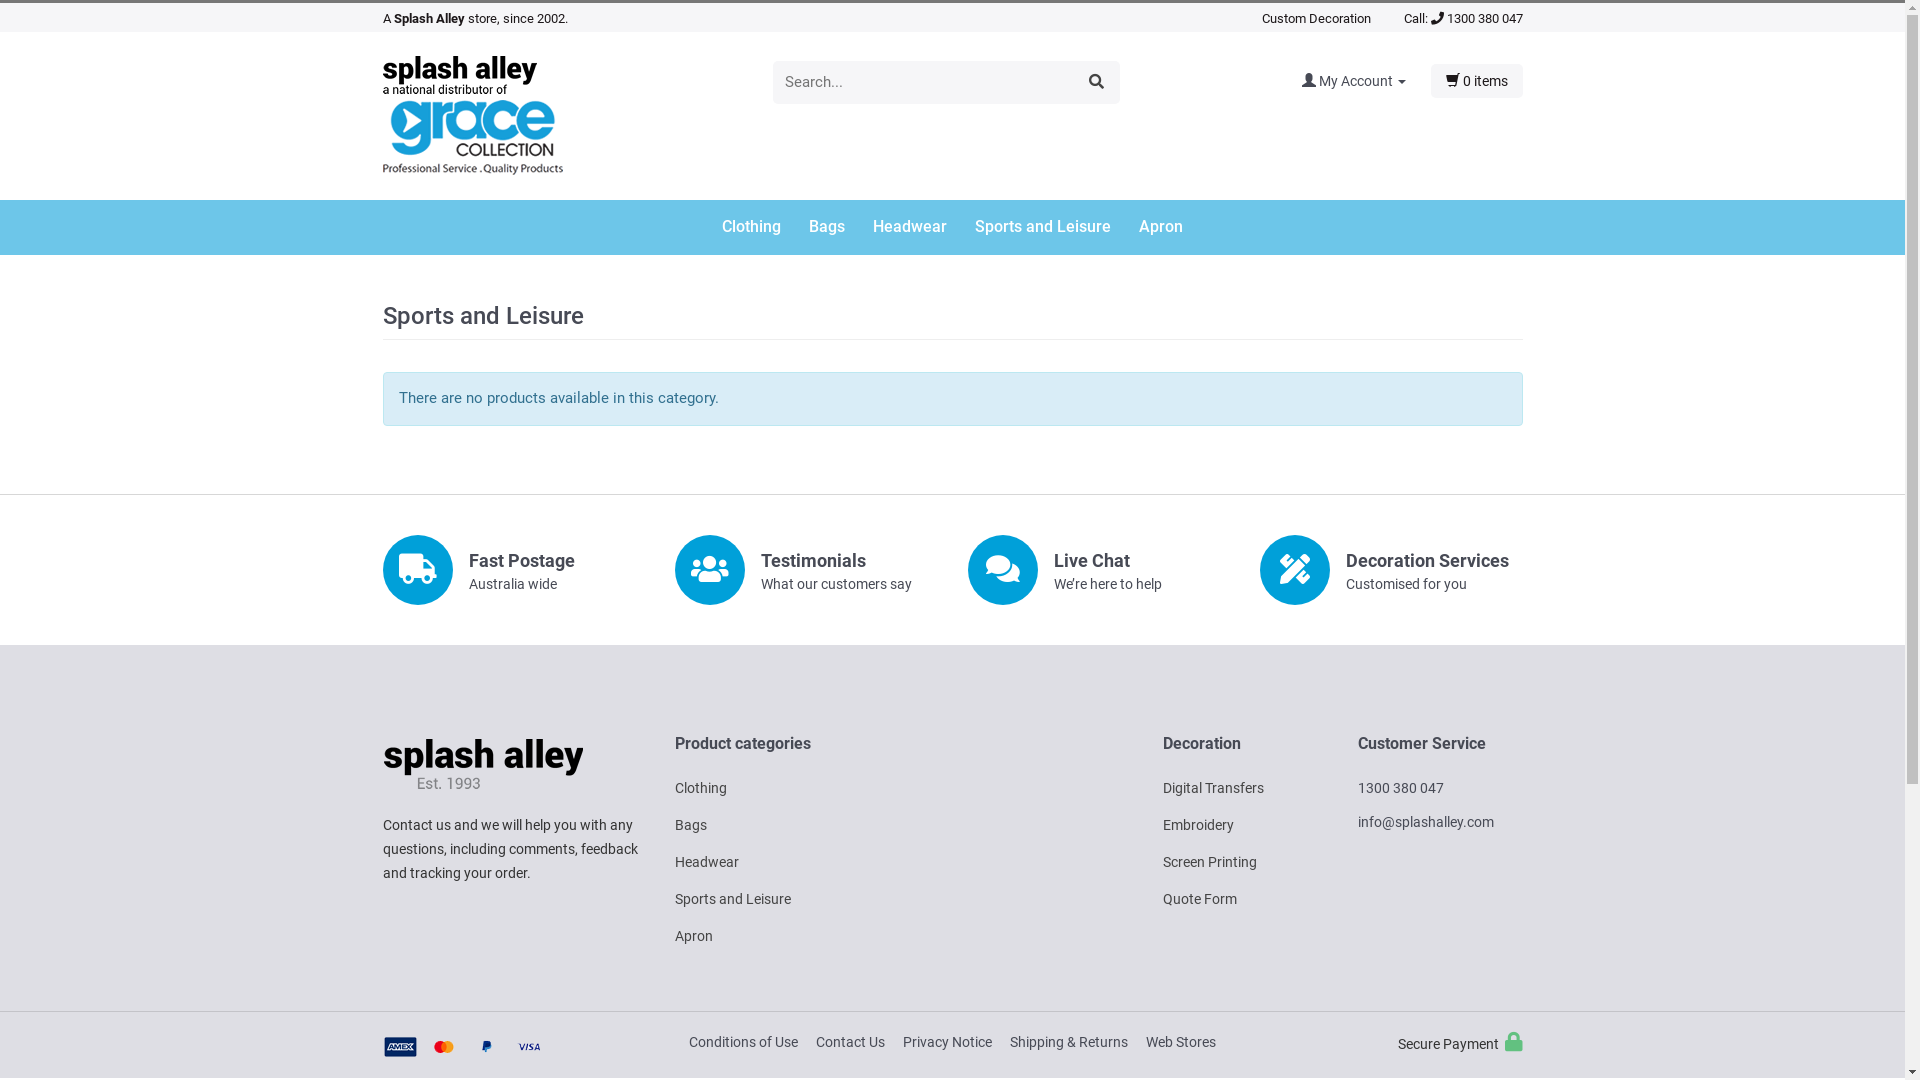 Image resolution: width=1920 pixels, height=1080 pixels. What do you see at coordinates (691, 825) in the screenshot?
I see `'Bags'` at bounding box center [691, 825].